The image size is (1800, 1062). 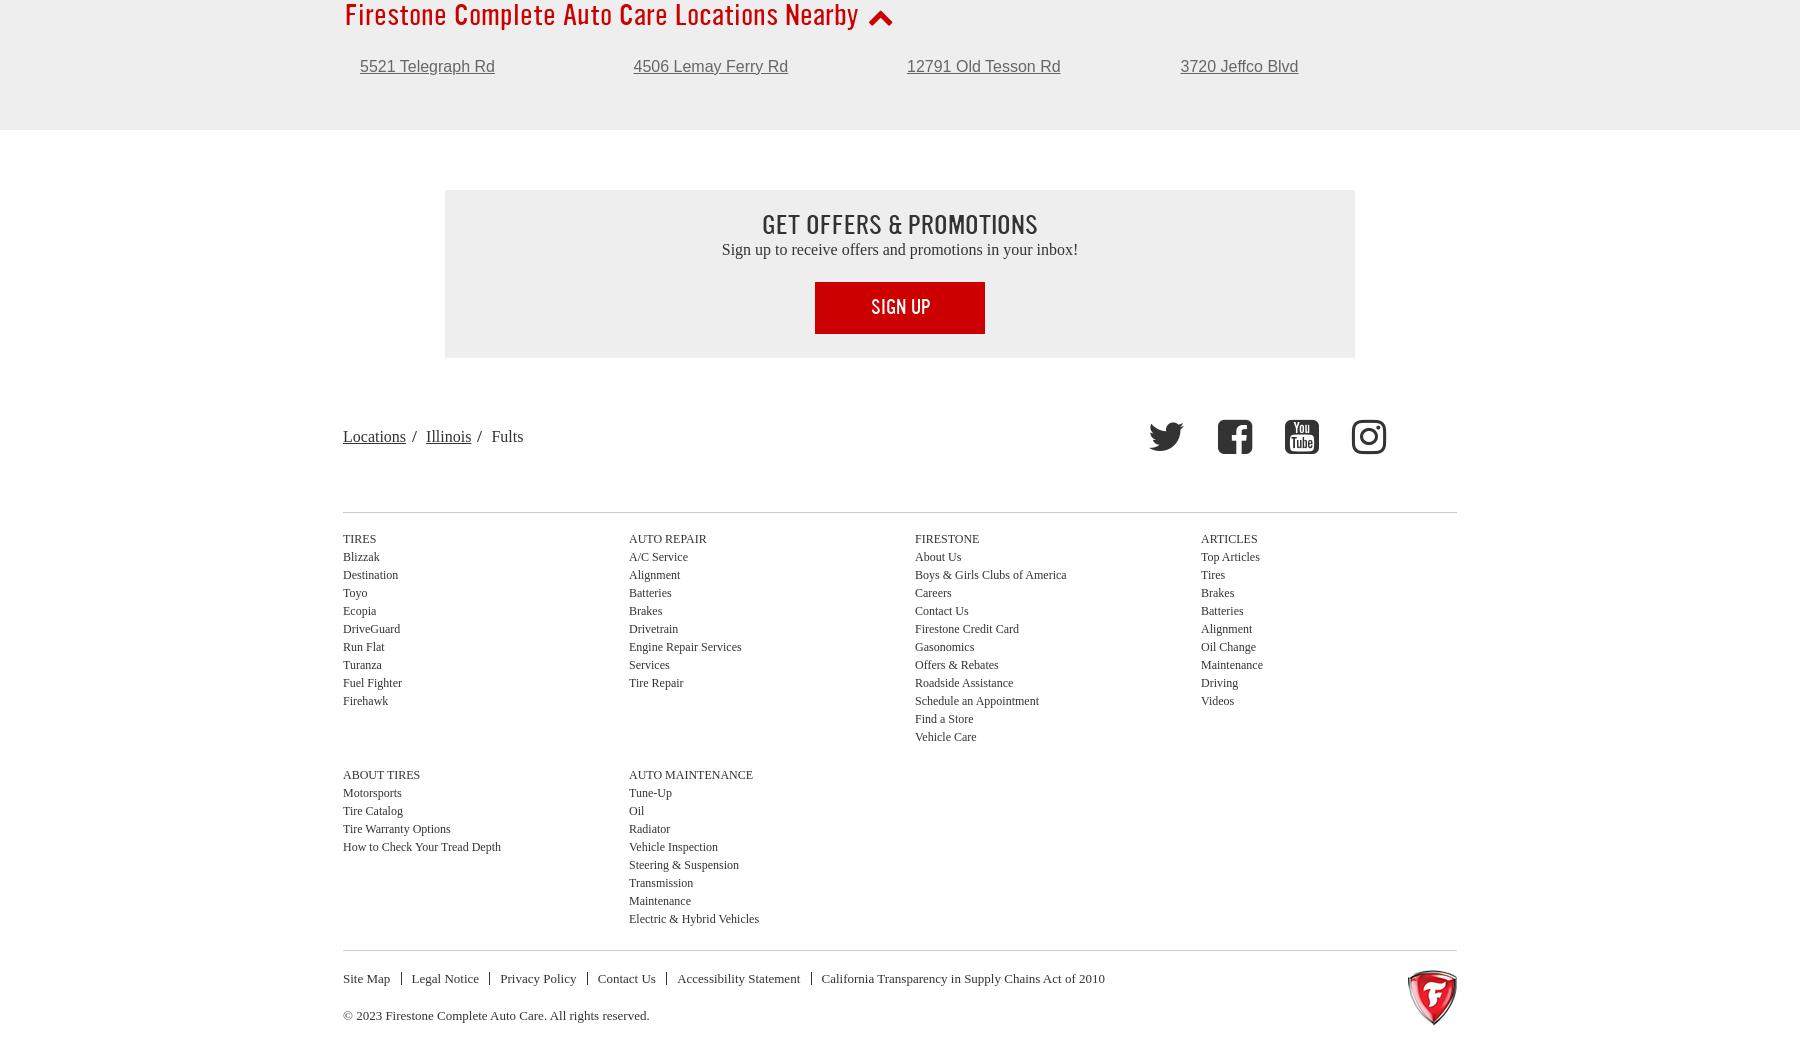 What do you see at coordinates (936, 557) in the screenshot?
I see `'About Us'` at bounding box center [936, 557].